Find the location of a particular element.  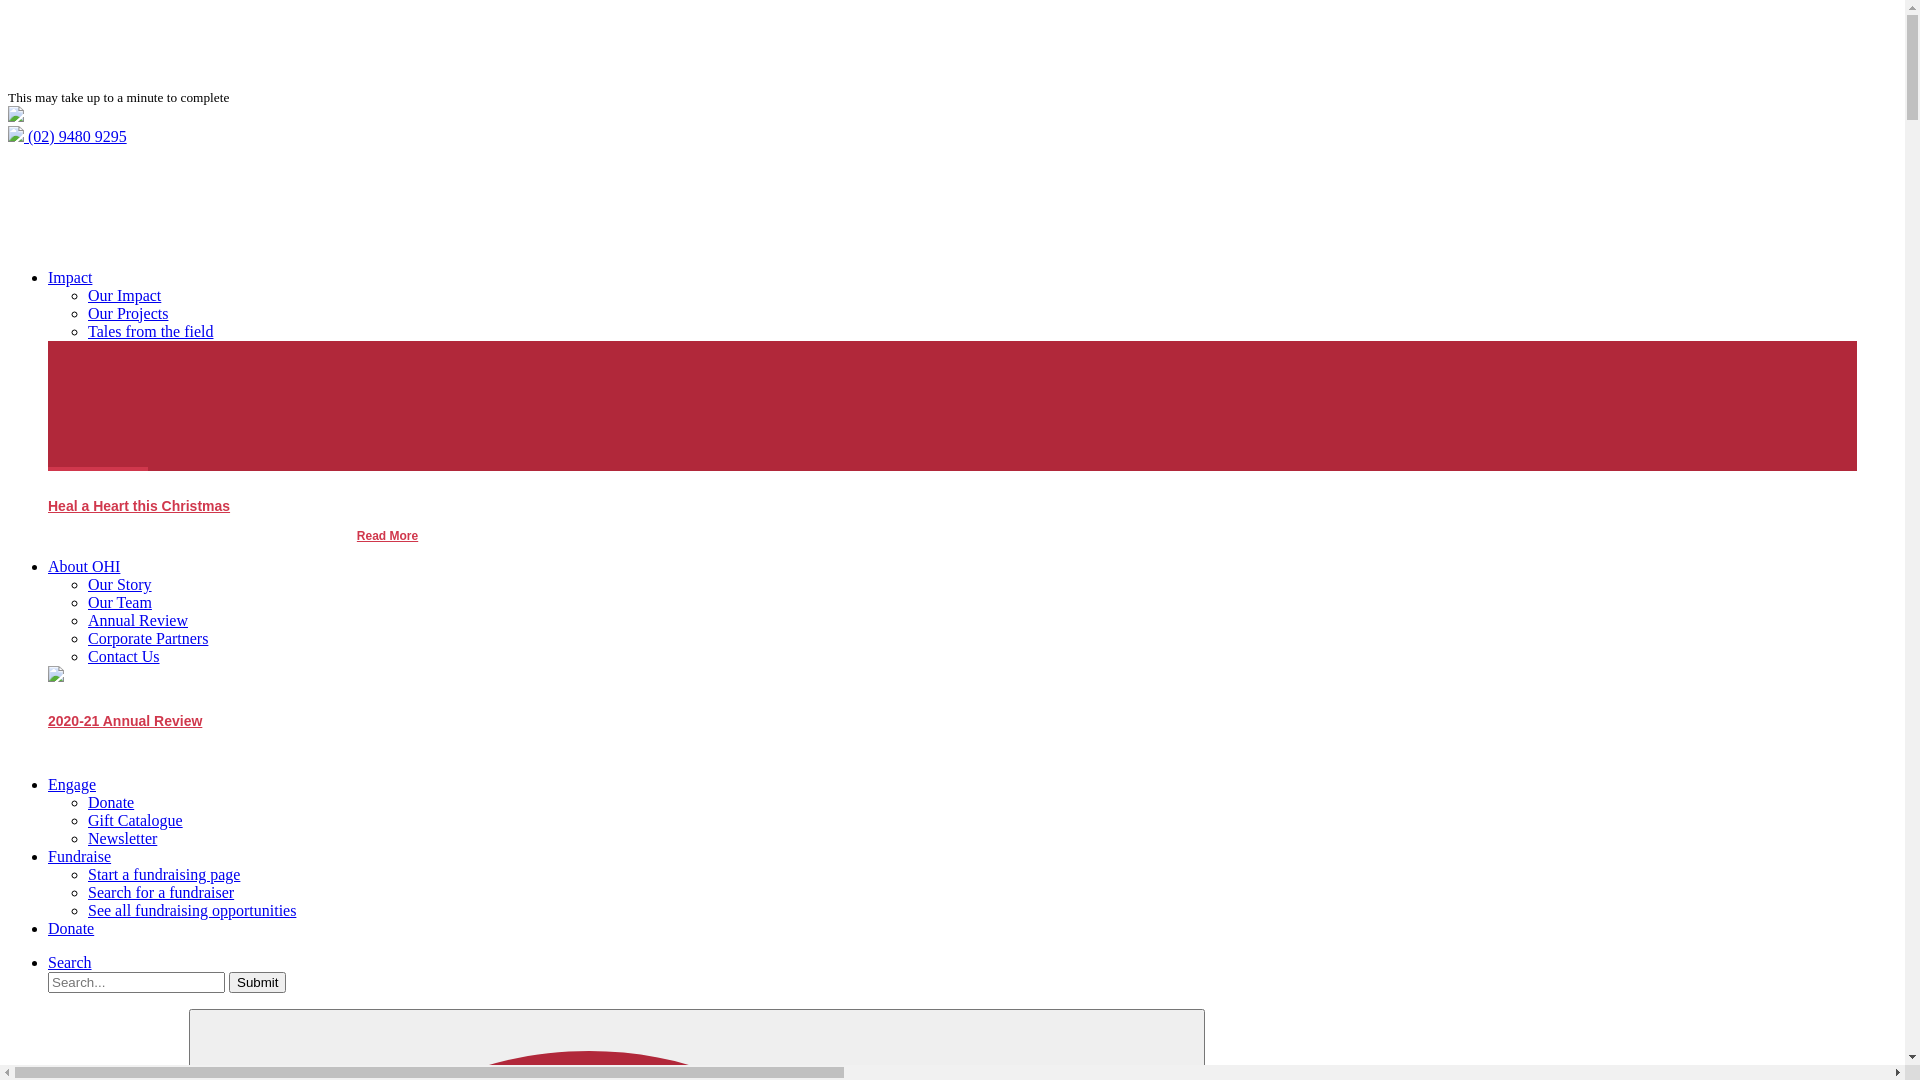

'Start a fundraising page' is located at coordinates (163, 873).